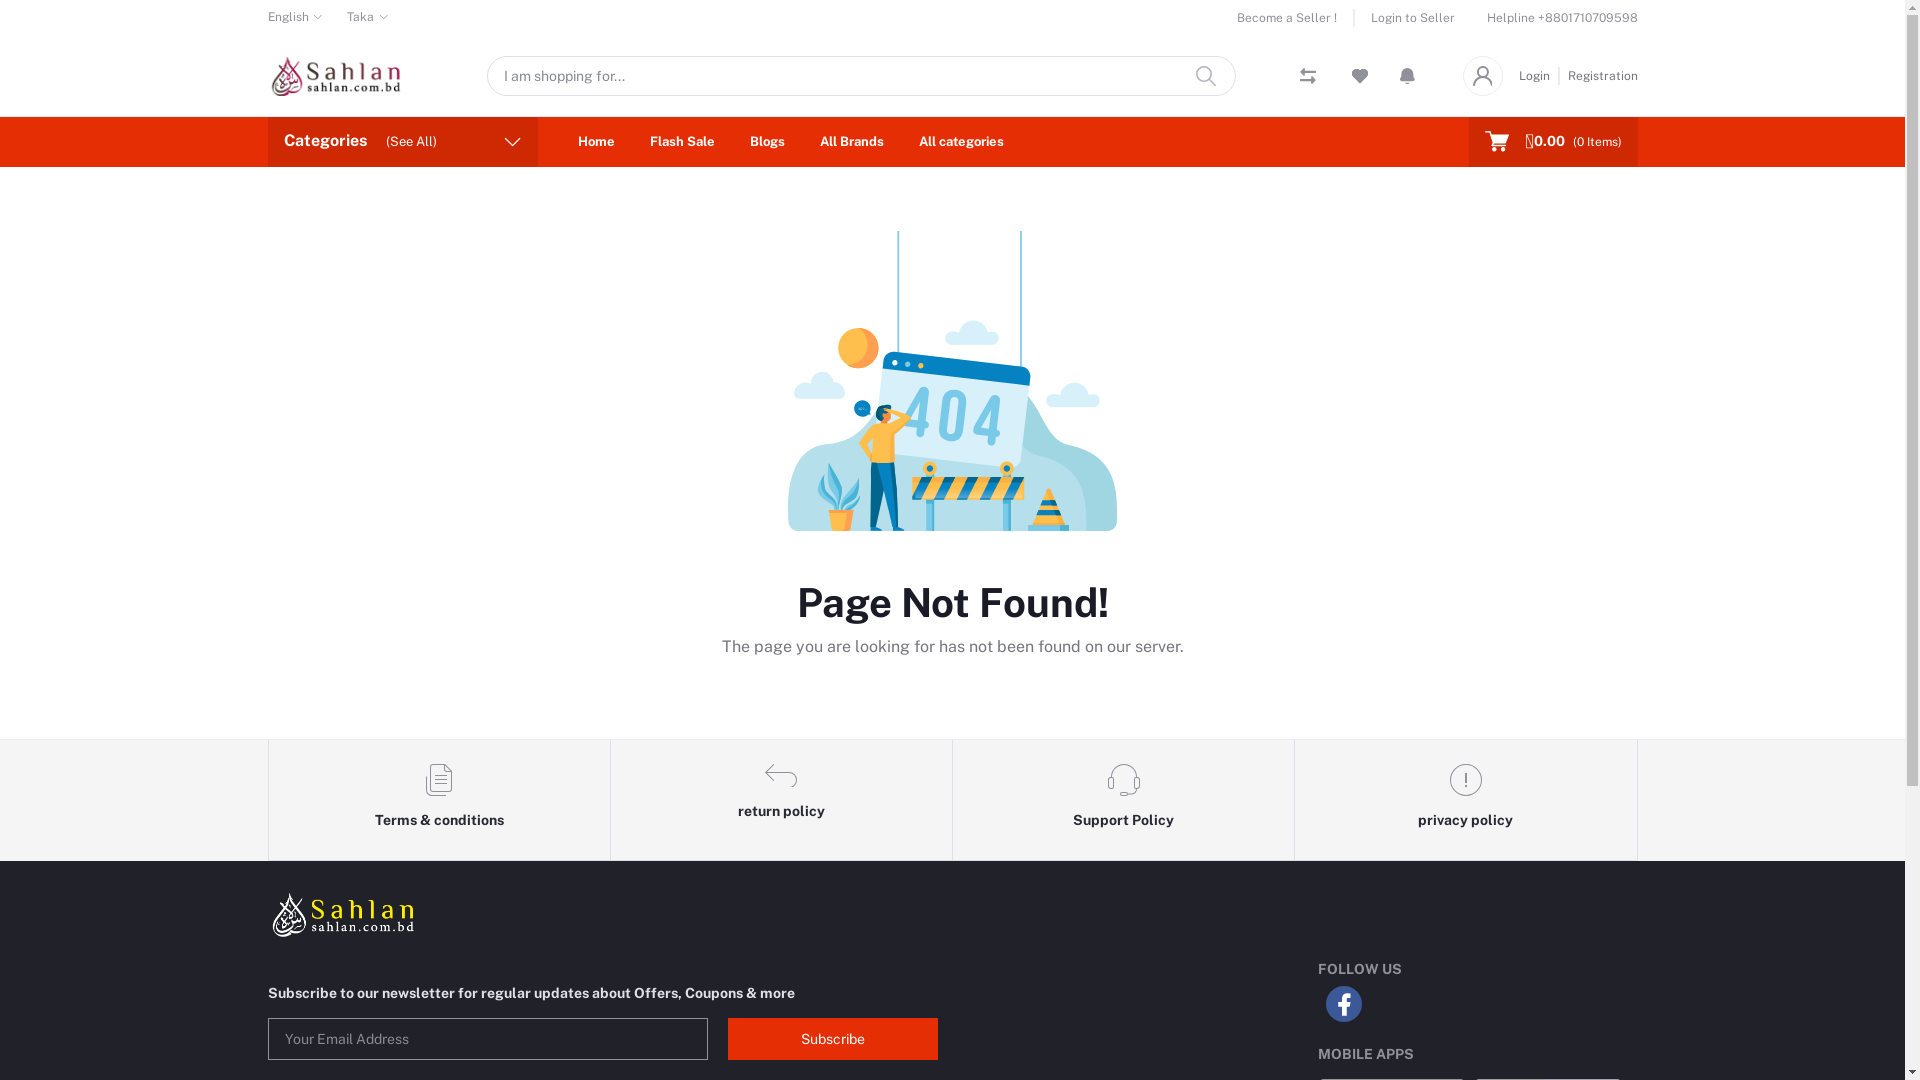 This screenshot has width=1920, height=1080. Describe the element at coordinates (385, 140) in the screenshot. I see `'(See All)'` at that location.